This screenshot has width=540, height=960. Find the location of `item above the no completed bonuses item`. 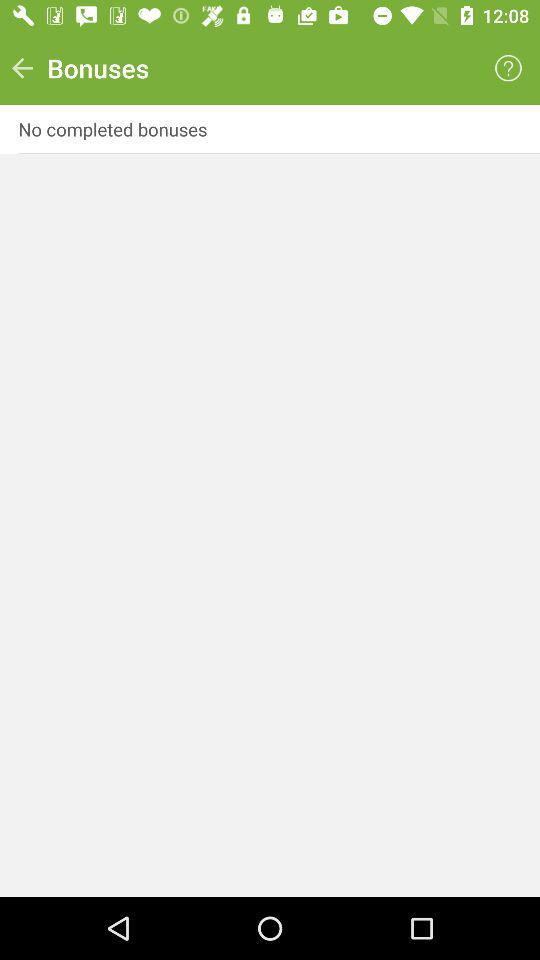

item above the no completed bonuses item is located at coordinates (21, 68).